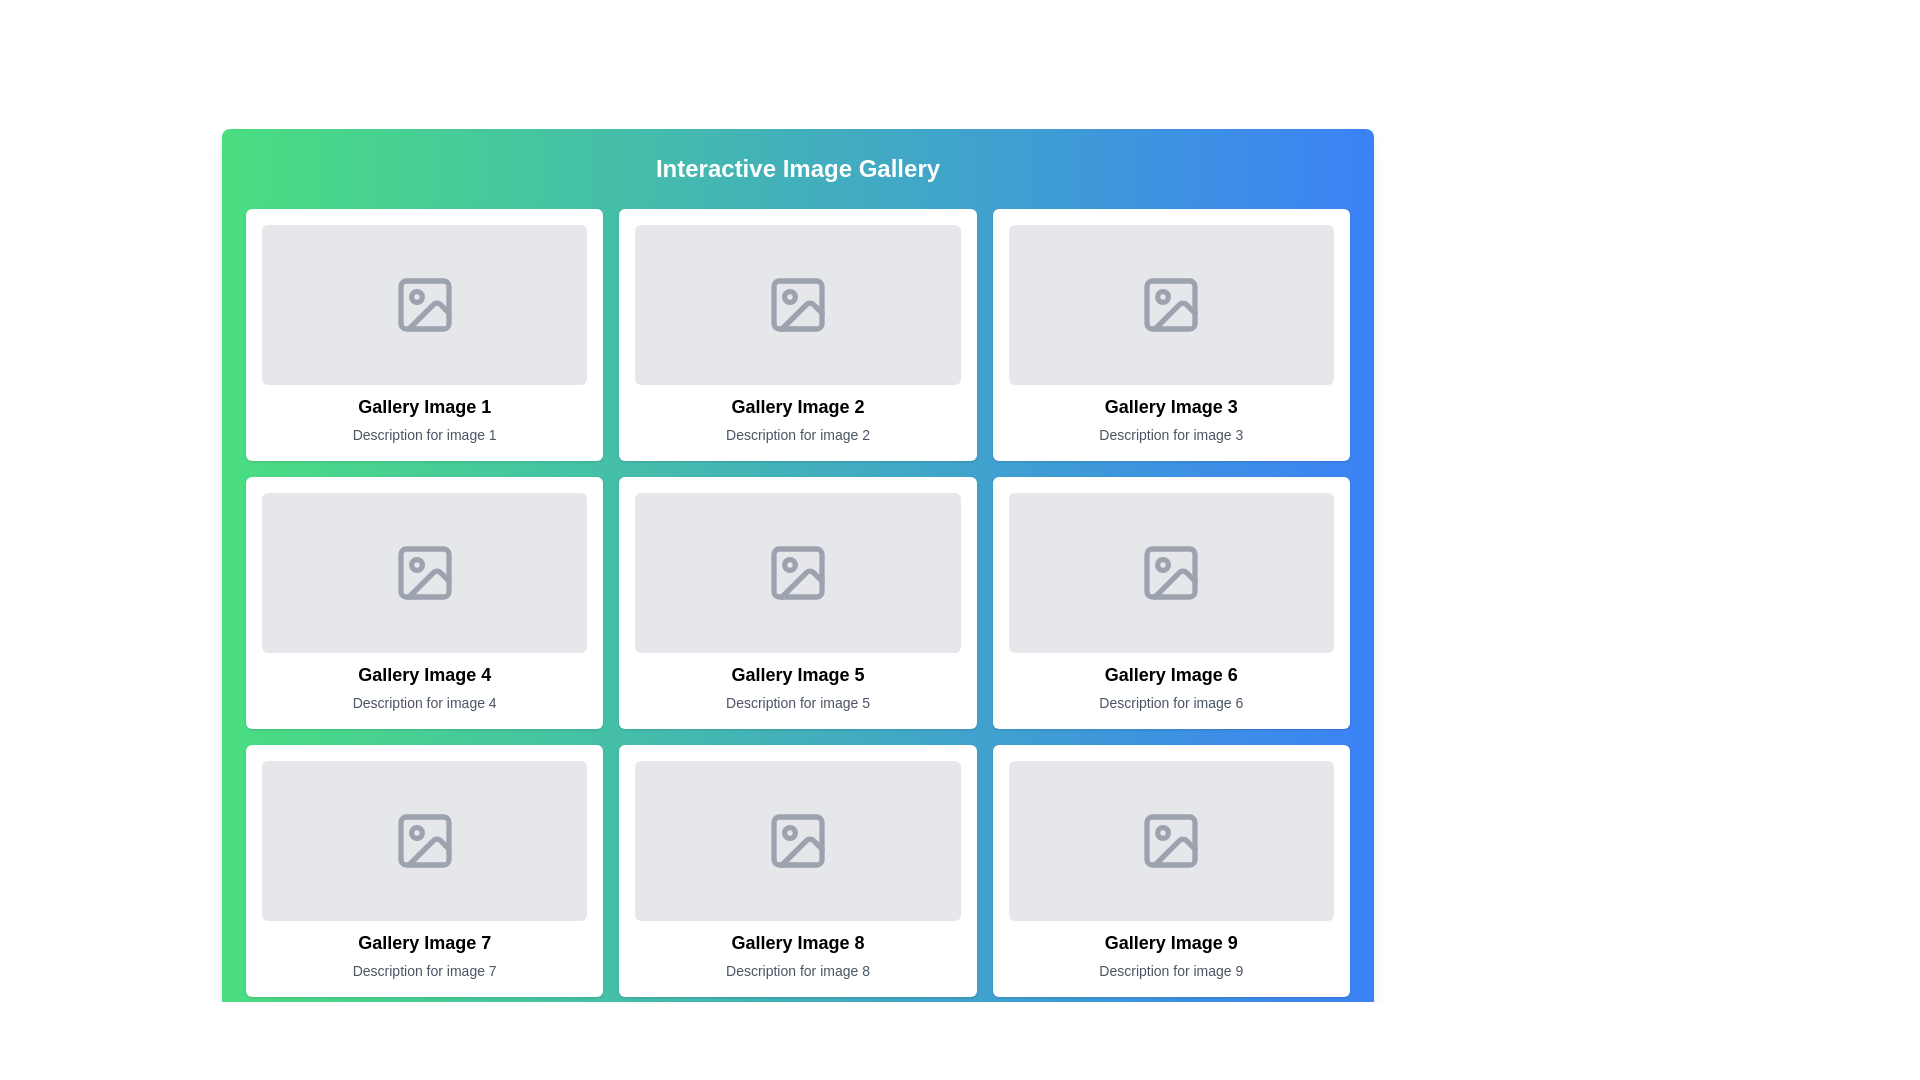 The width and height of the screenshot is (1920, 1080). I want to click on text label located below the title 'Gallery Image 1' in the first gallery item of the grid layout, so click(423, 434).